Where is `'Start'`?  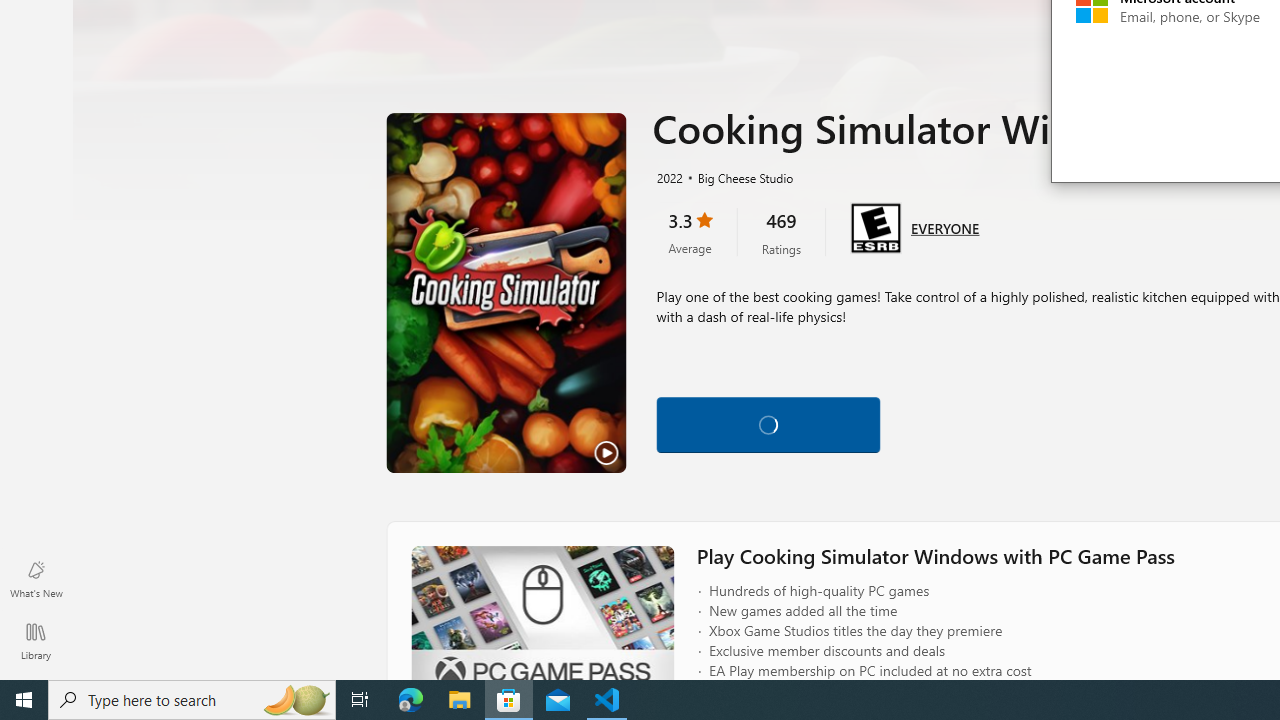
'Start' is located at coordinates (24, 698).